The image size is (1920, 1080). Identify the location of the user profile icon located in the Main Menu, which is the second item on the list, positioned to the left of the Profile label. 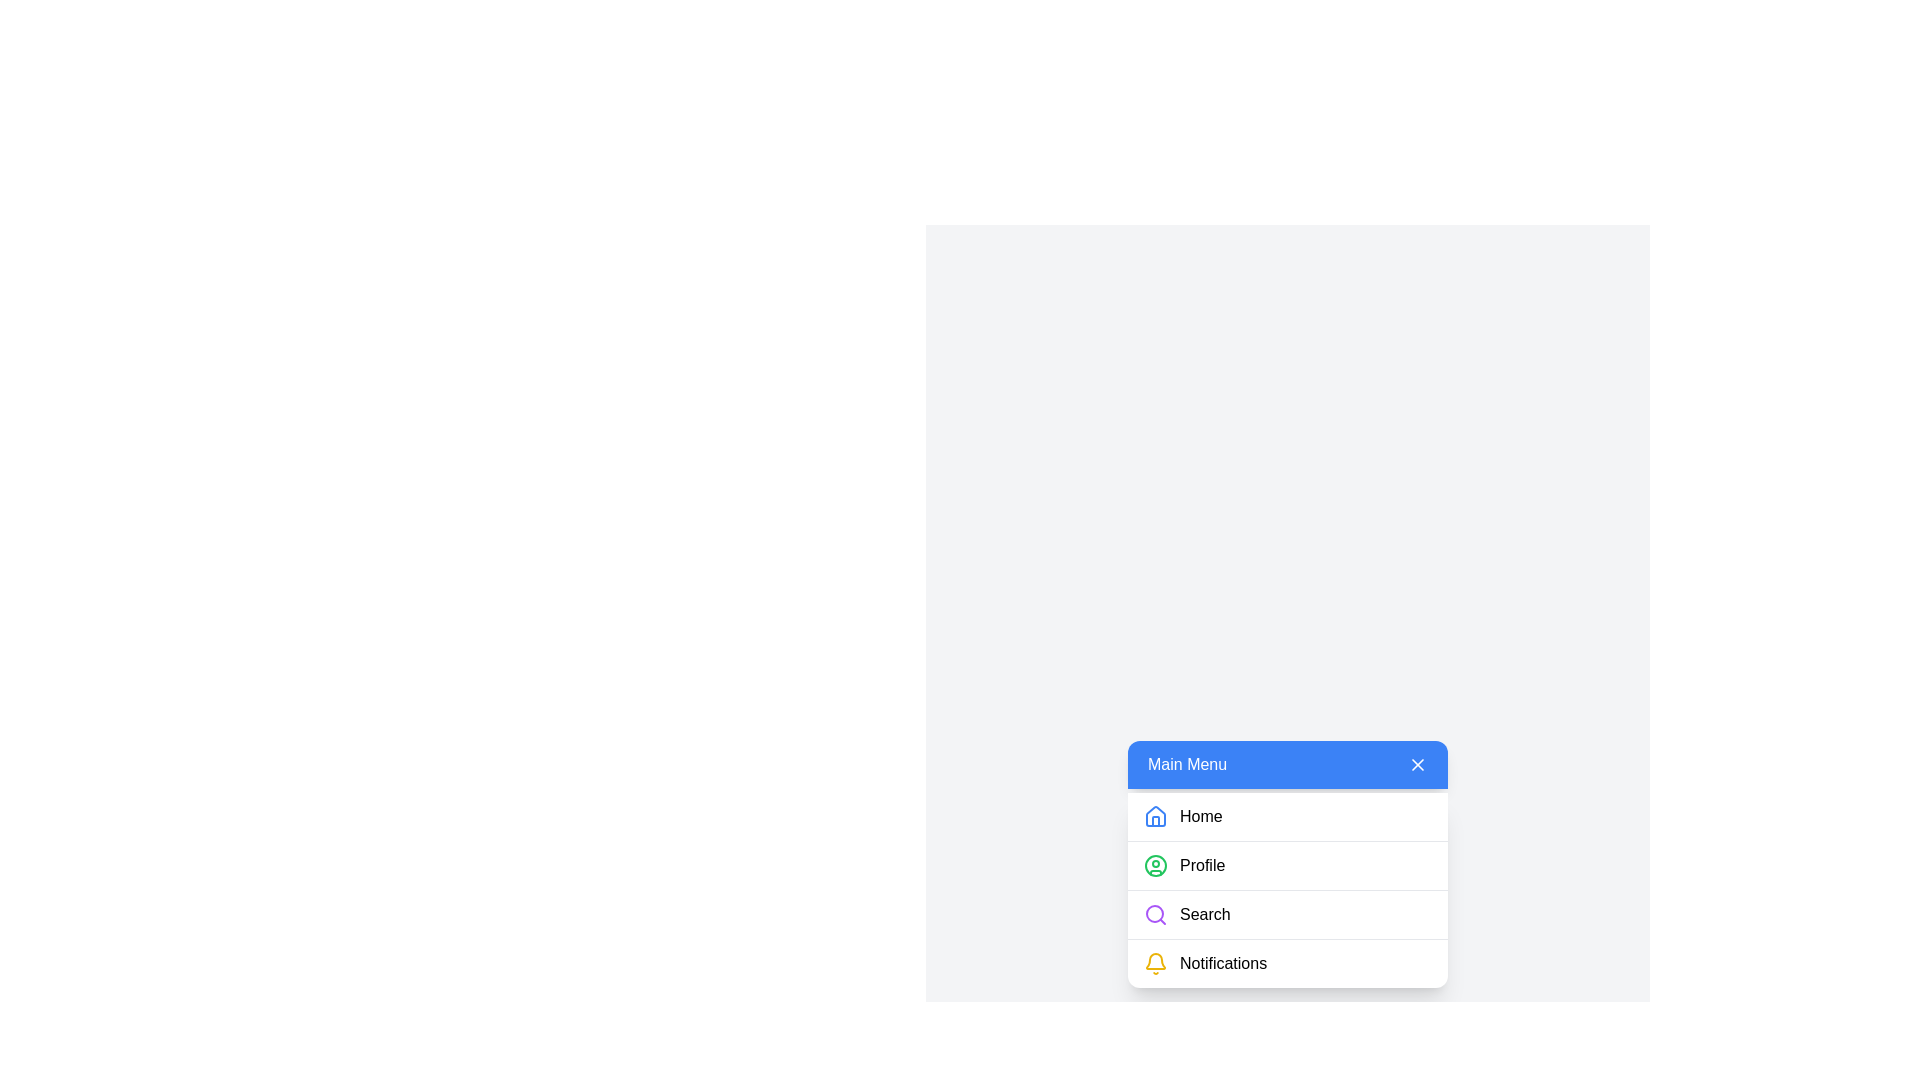
(1156, 865).